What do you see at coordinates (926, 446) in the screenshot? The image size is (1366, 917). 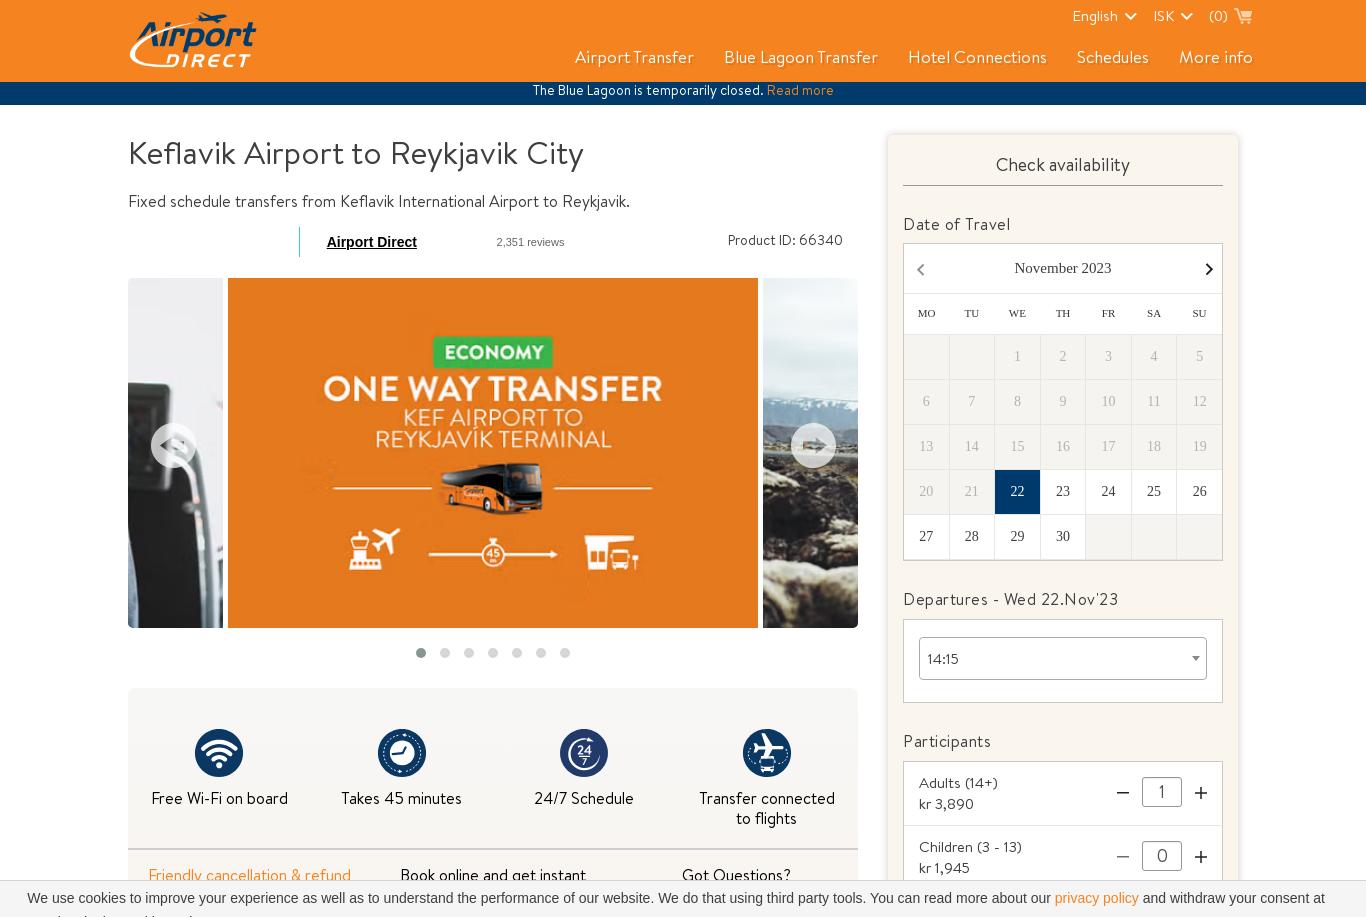 I see `'13'` at bounding box center [926, 446].